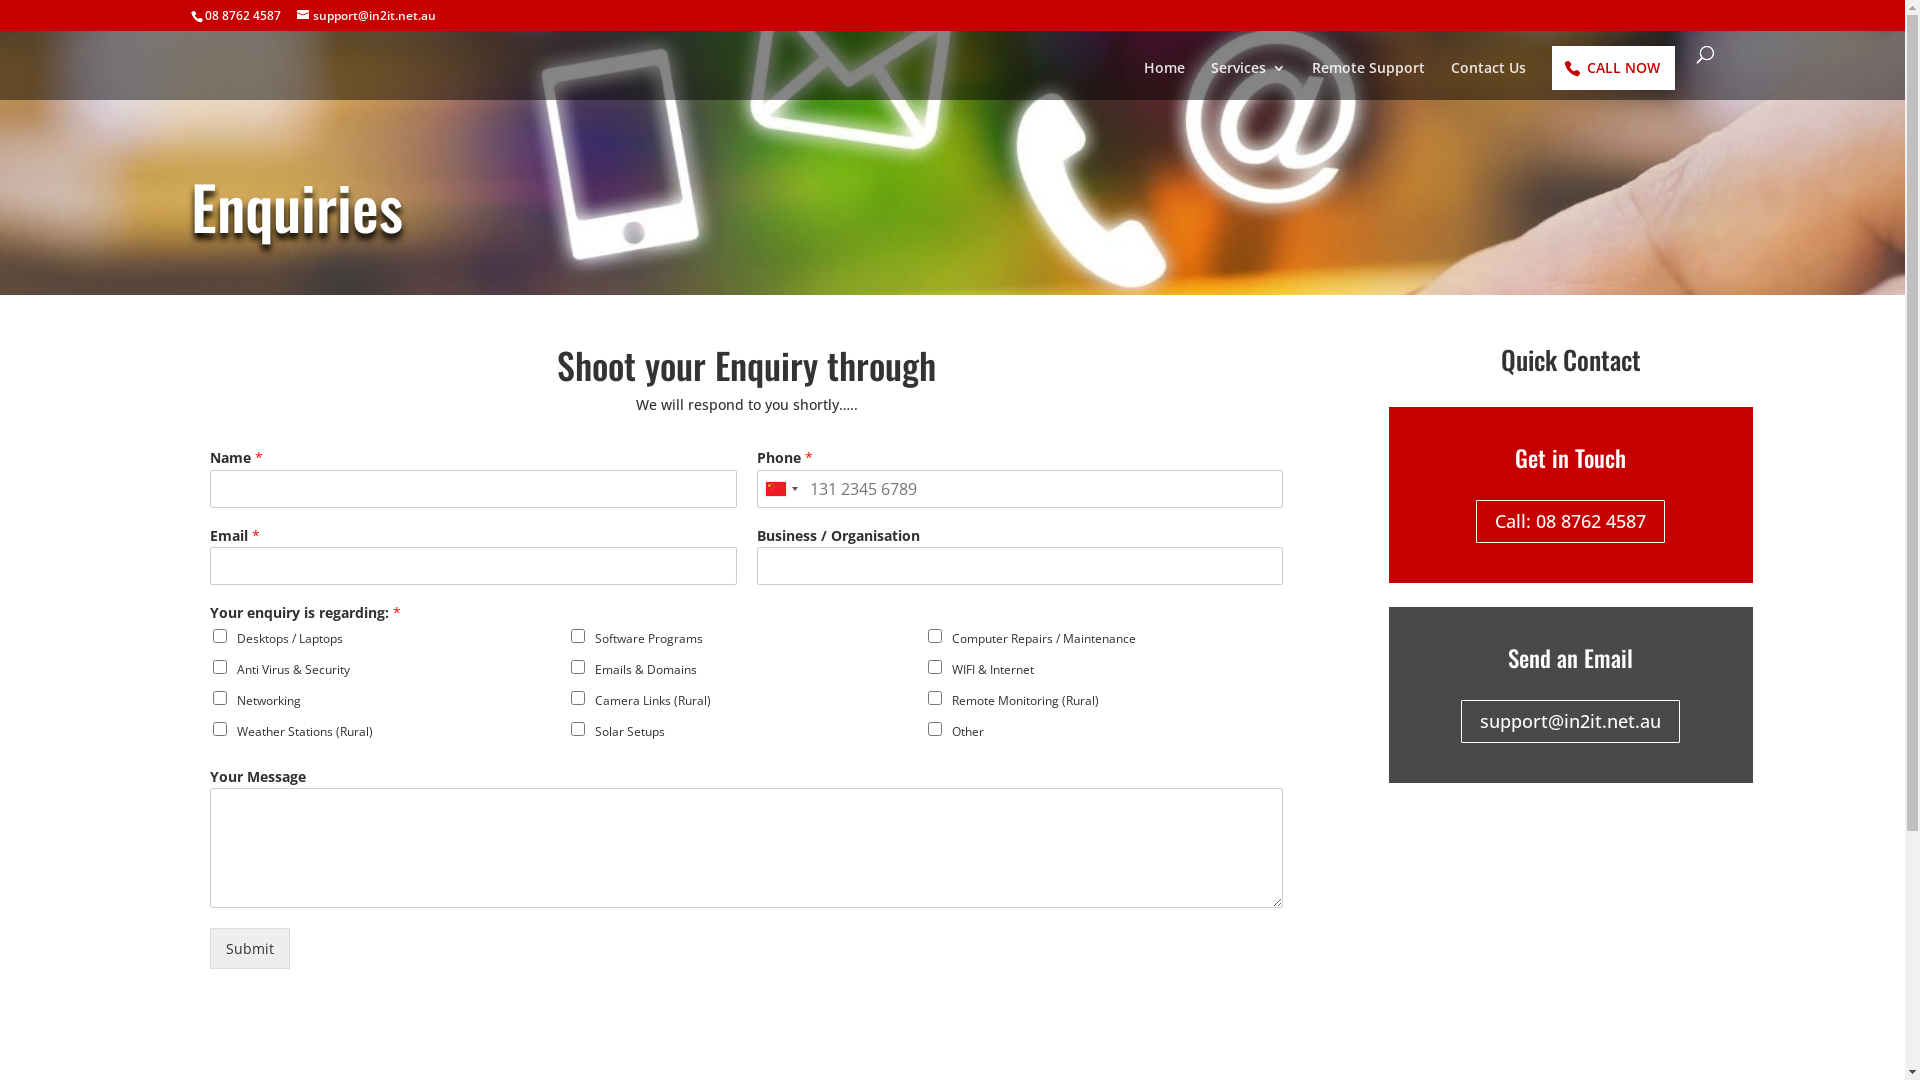 This screenshot has width=1920, height=1080. I want to click on 'support@in2it.net.au', so click(365, 15).